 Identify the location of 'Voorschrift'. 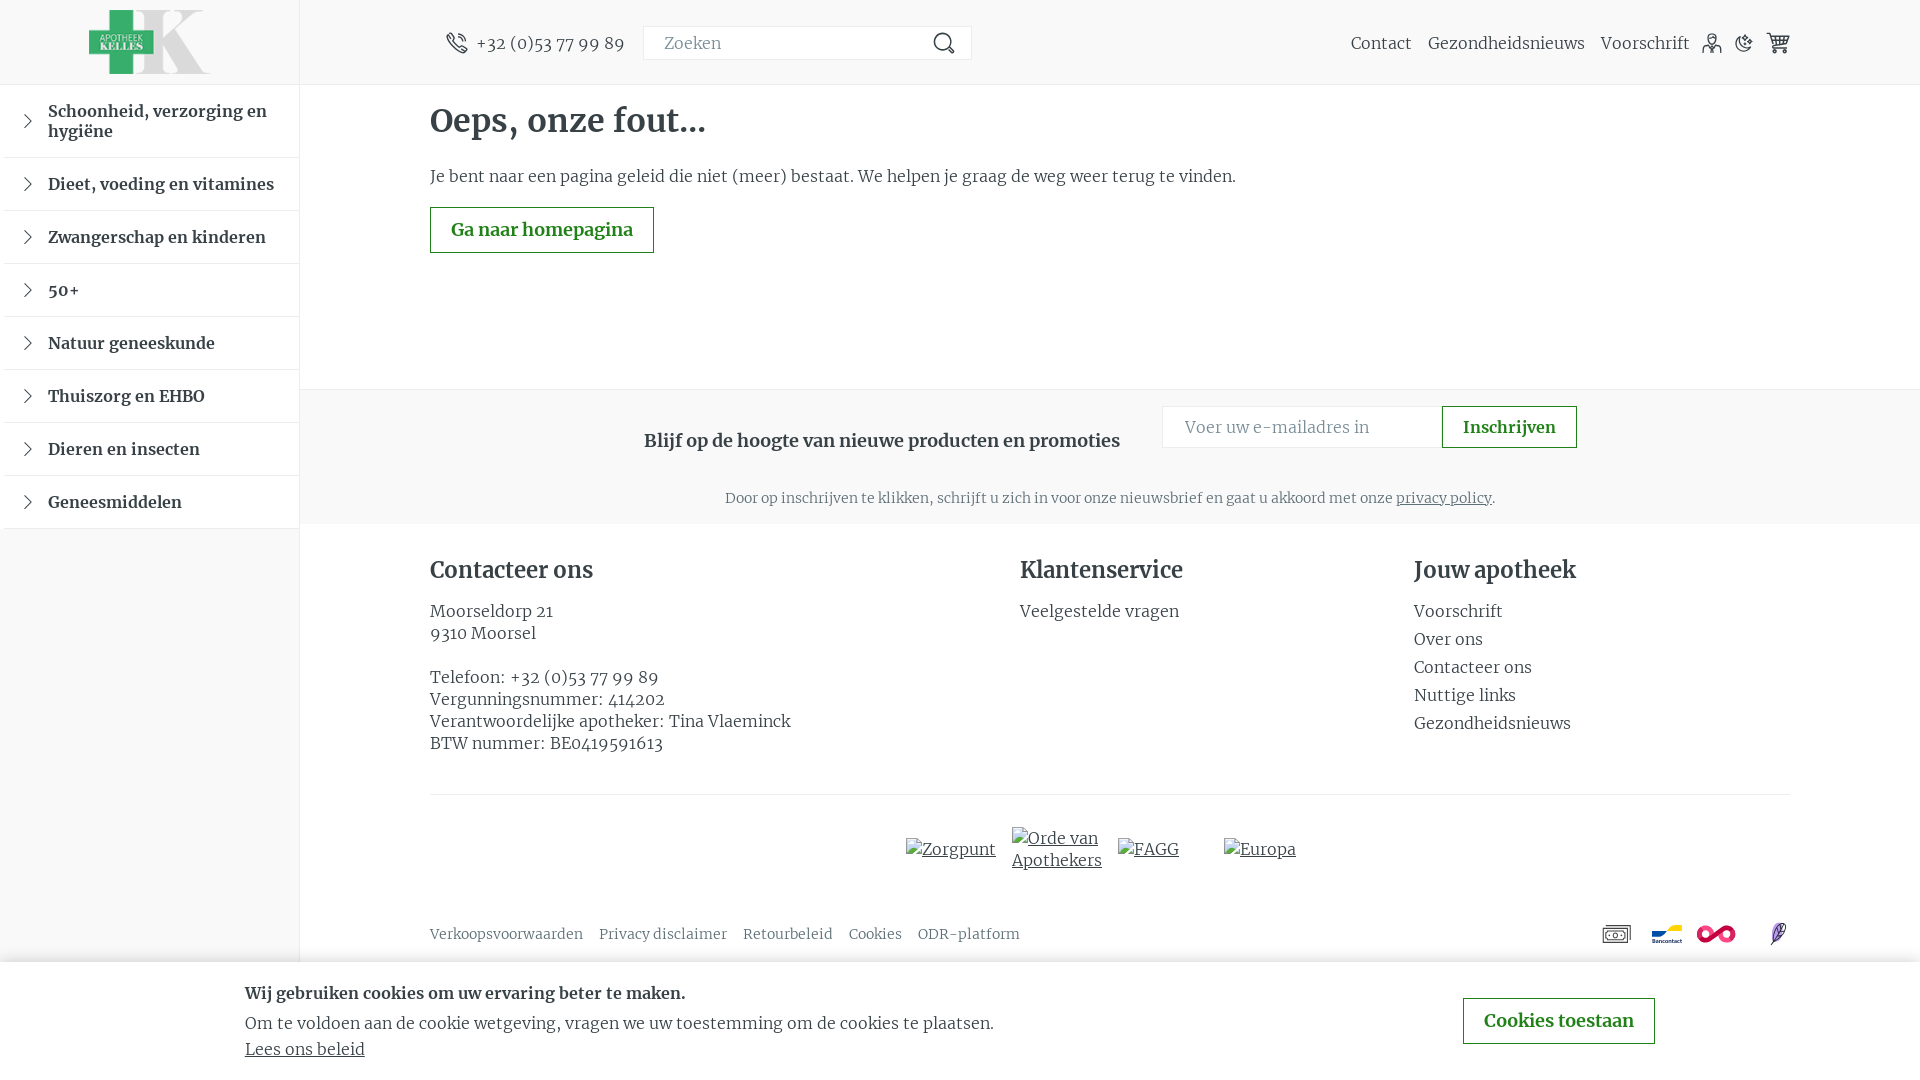
(1601, 42).